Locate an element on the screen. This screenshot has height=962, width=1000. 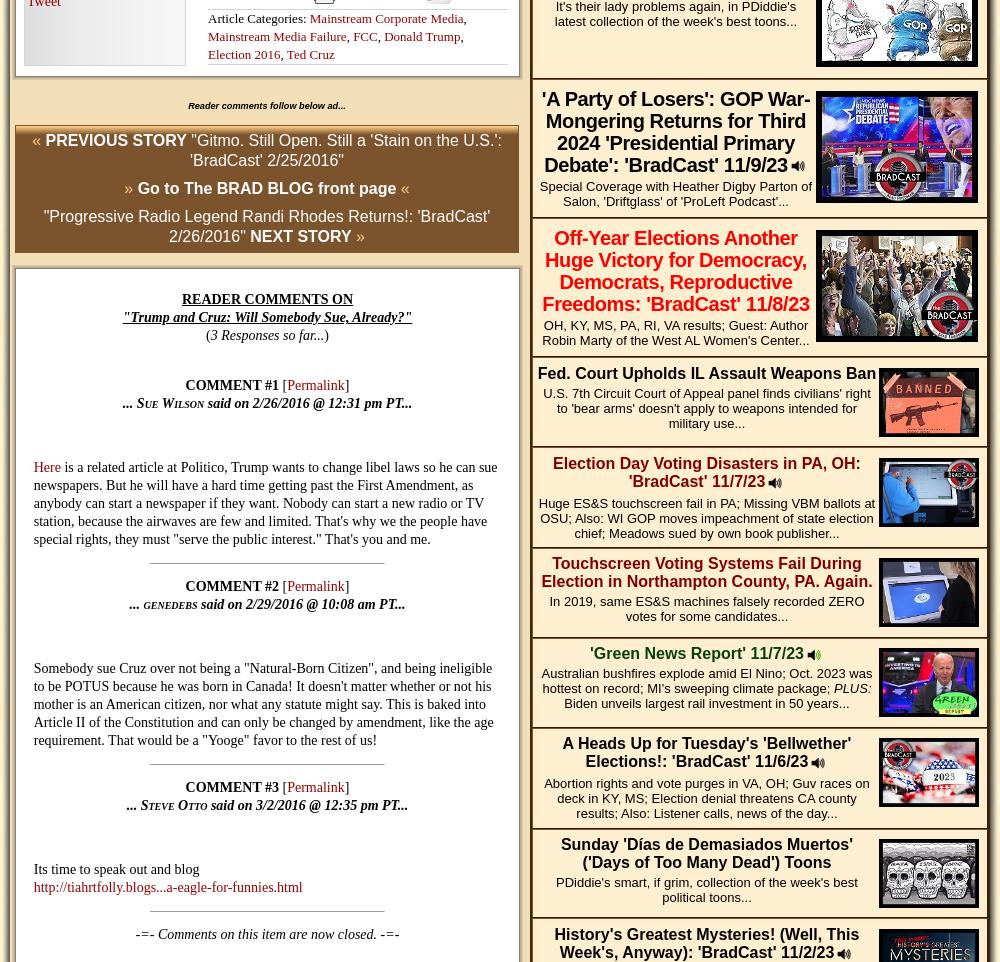
''Green News Report' 11/7/23' is located at coordinates (589, 653).